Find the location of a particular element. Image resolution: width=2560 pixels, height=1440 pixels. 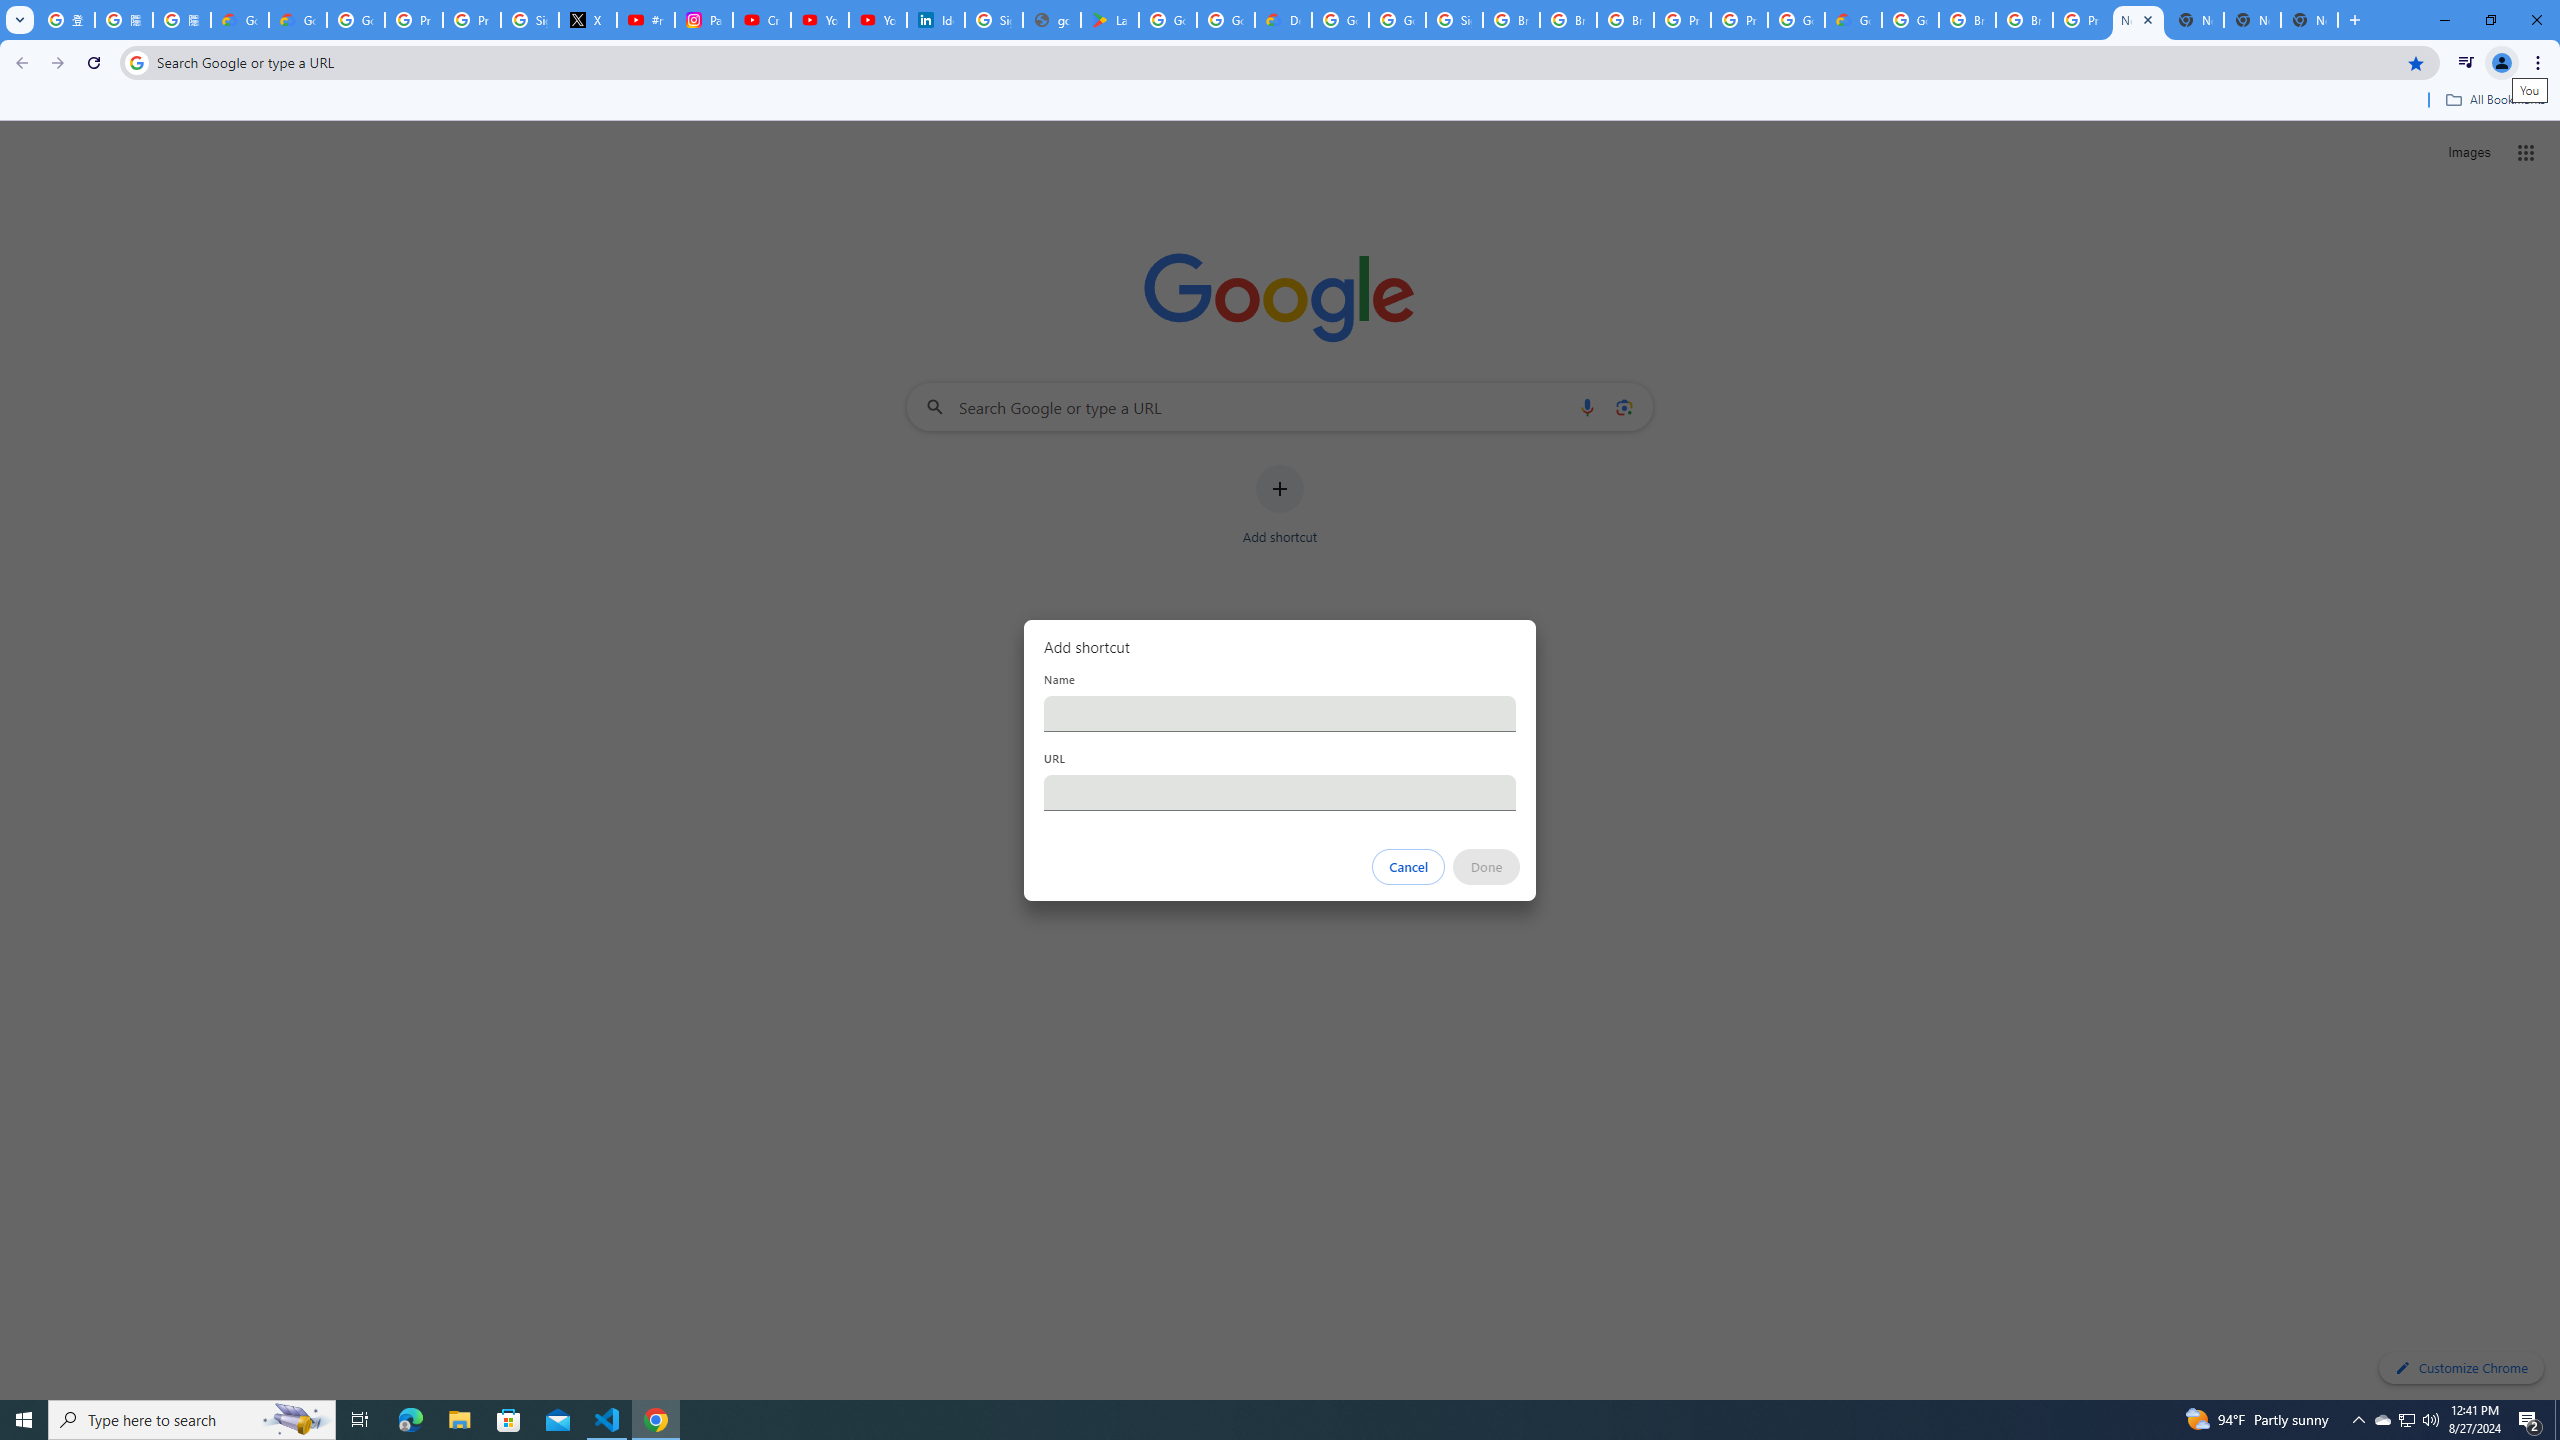

'Google Cloud Platform' is located at coordinates (1794, 19).